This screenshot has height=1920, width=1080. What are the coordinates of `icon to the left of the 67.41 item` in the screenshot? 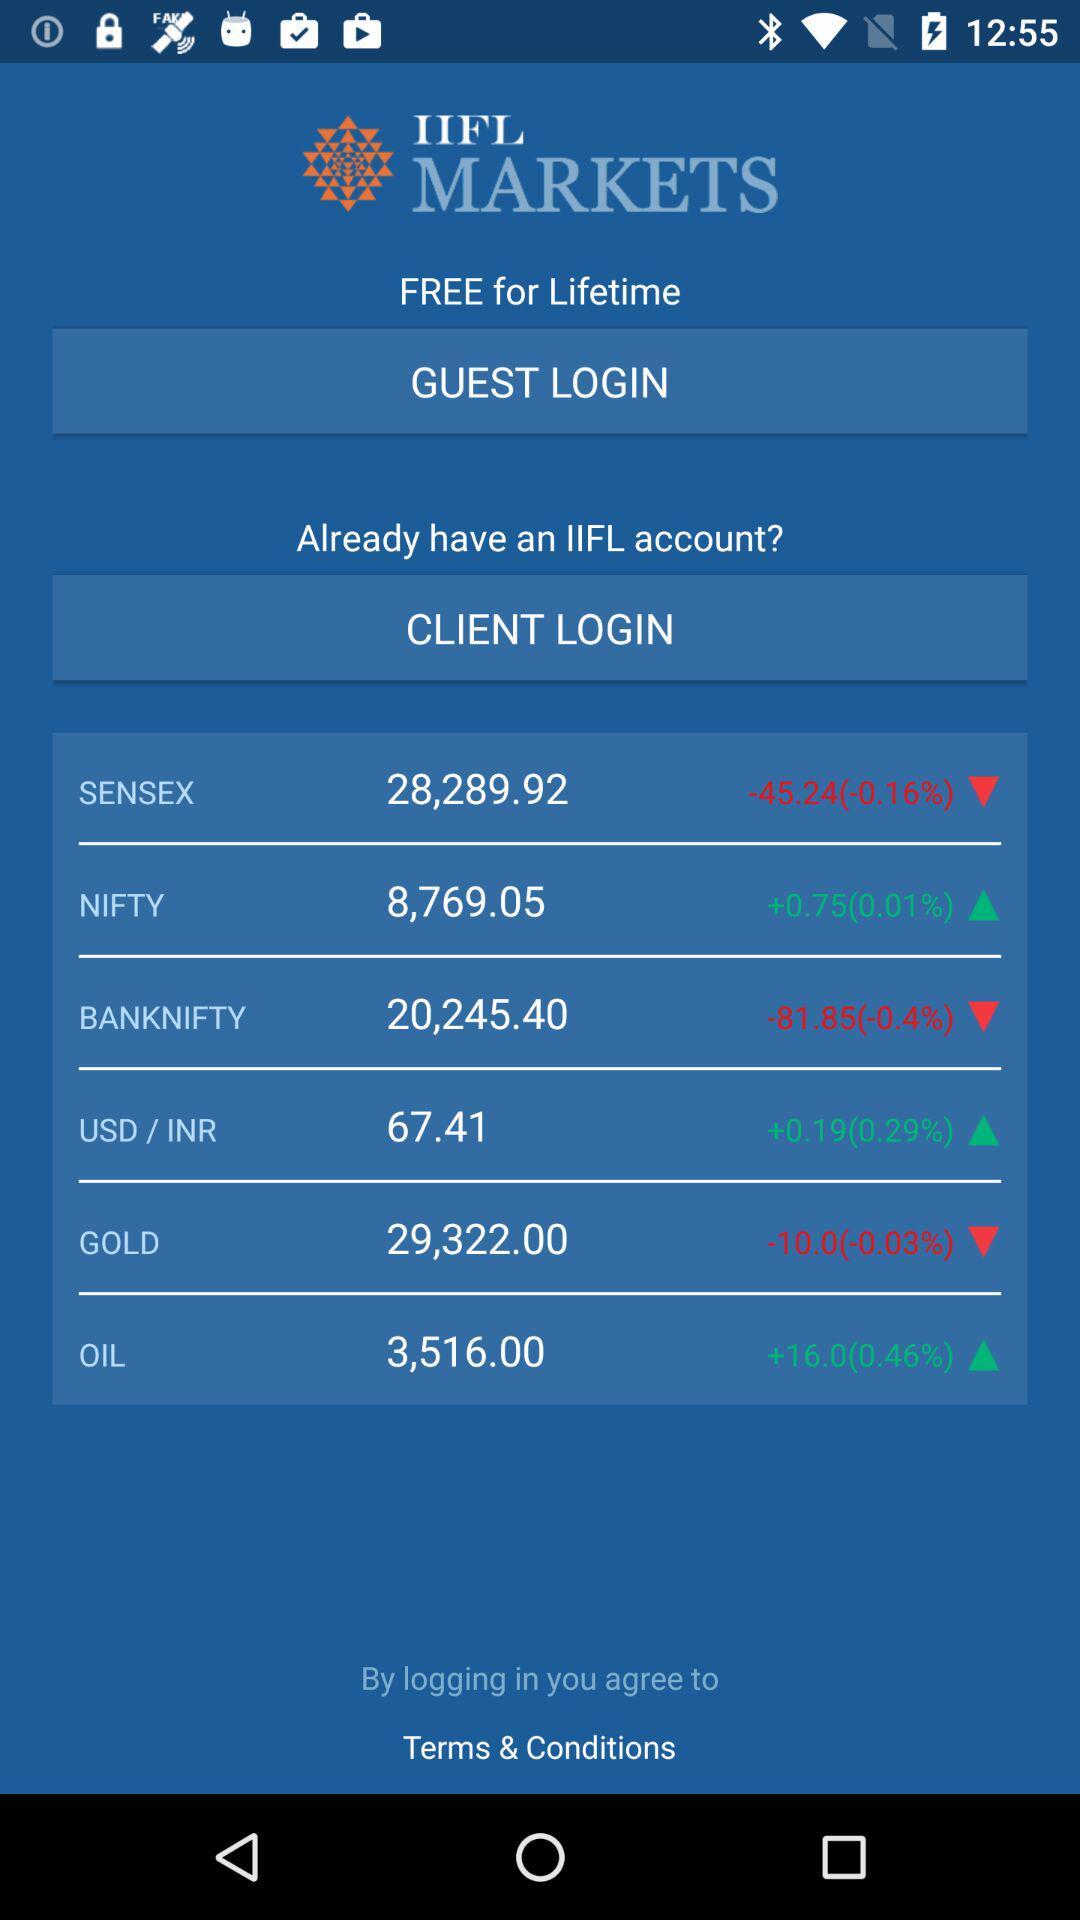 It's located at (231, 1129).